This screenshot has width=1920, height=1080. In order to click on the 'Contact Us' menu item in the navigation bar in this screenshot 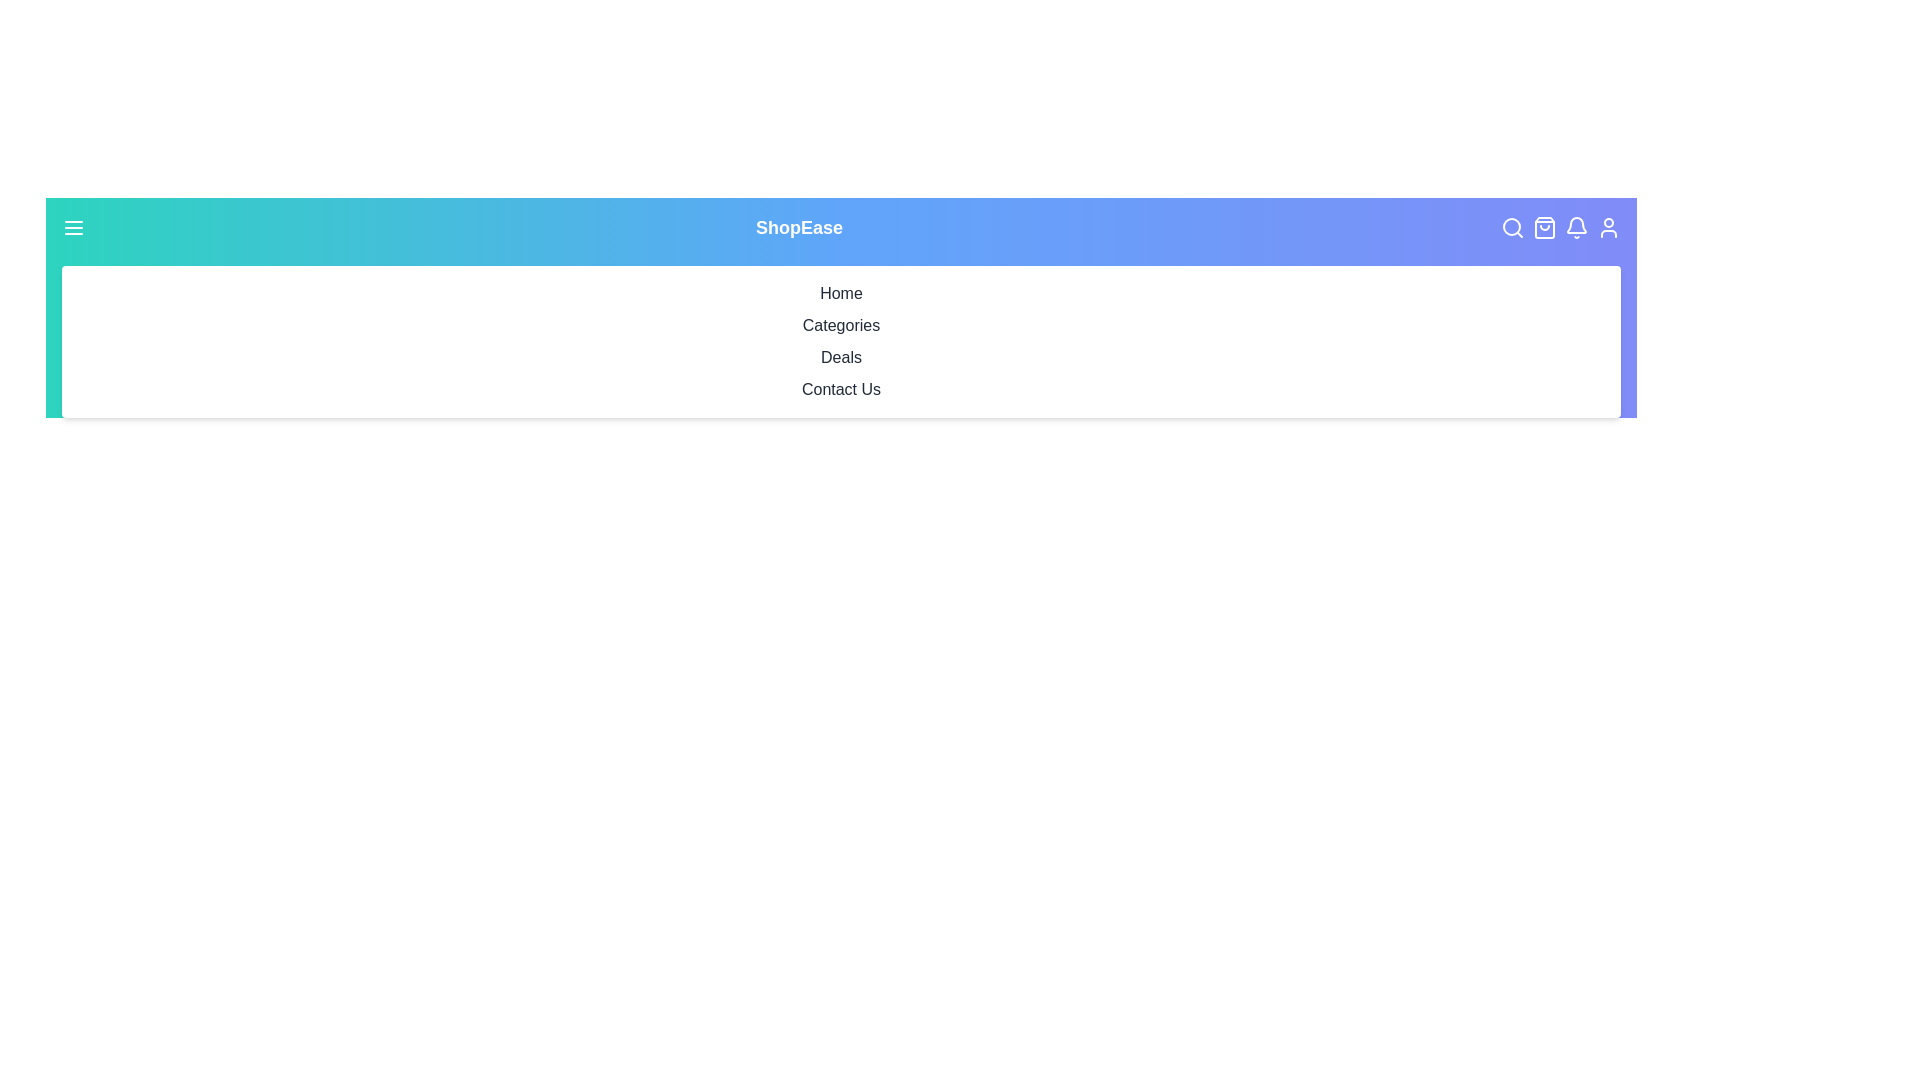, I will do `click(841, 389)`.